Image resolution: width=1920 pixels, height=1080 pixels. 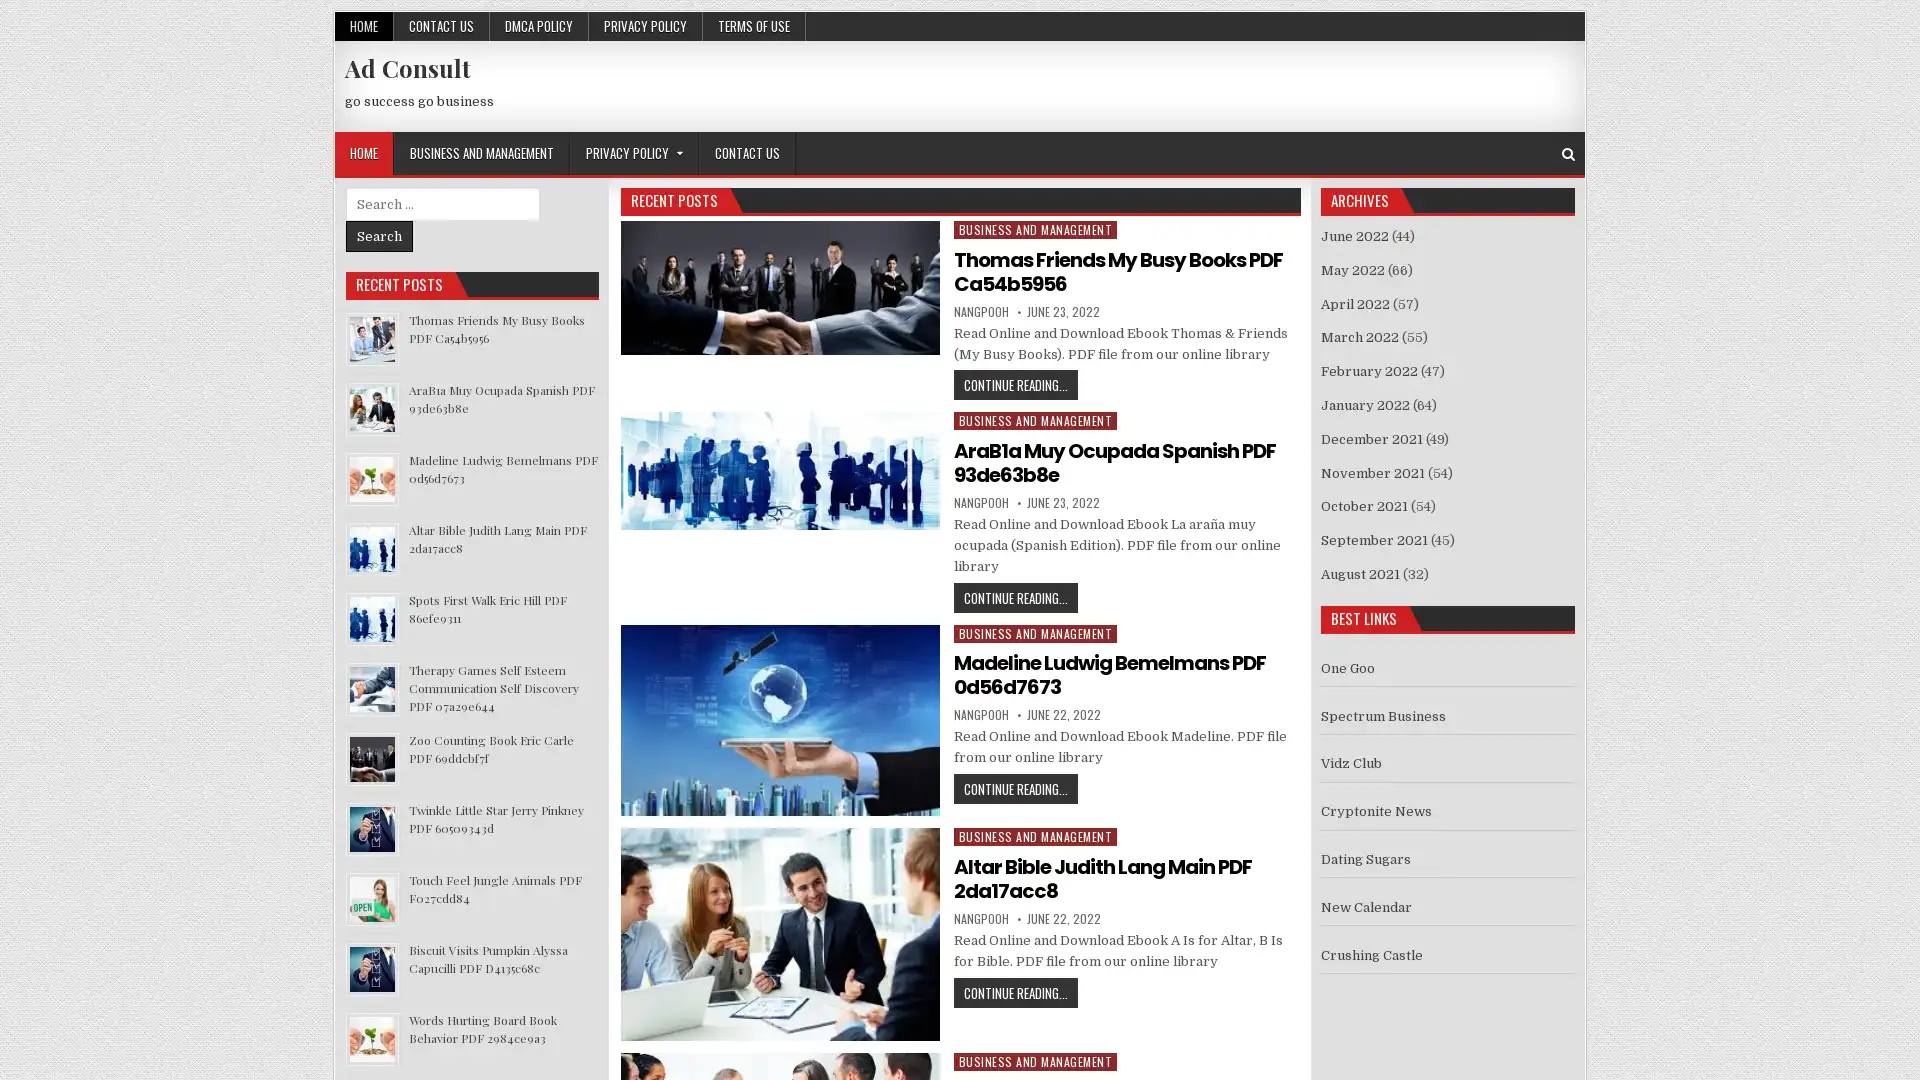 I want to click on Search, so click(x=378, y=235).